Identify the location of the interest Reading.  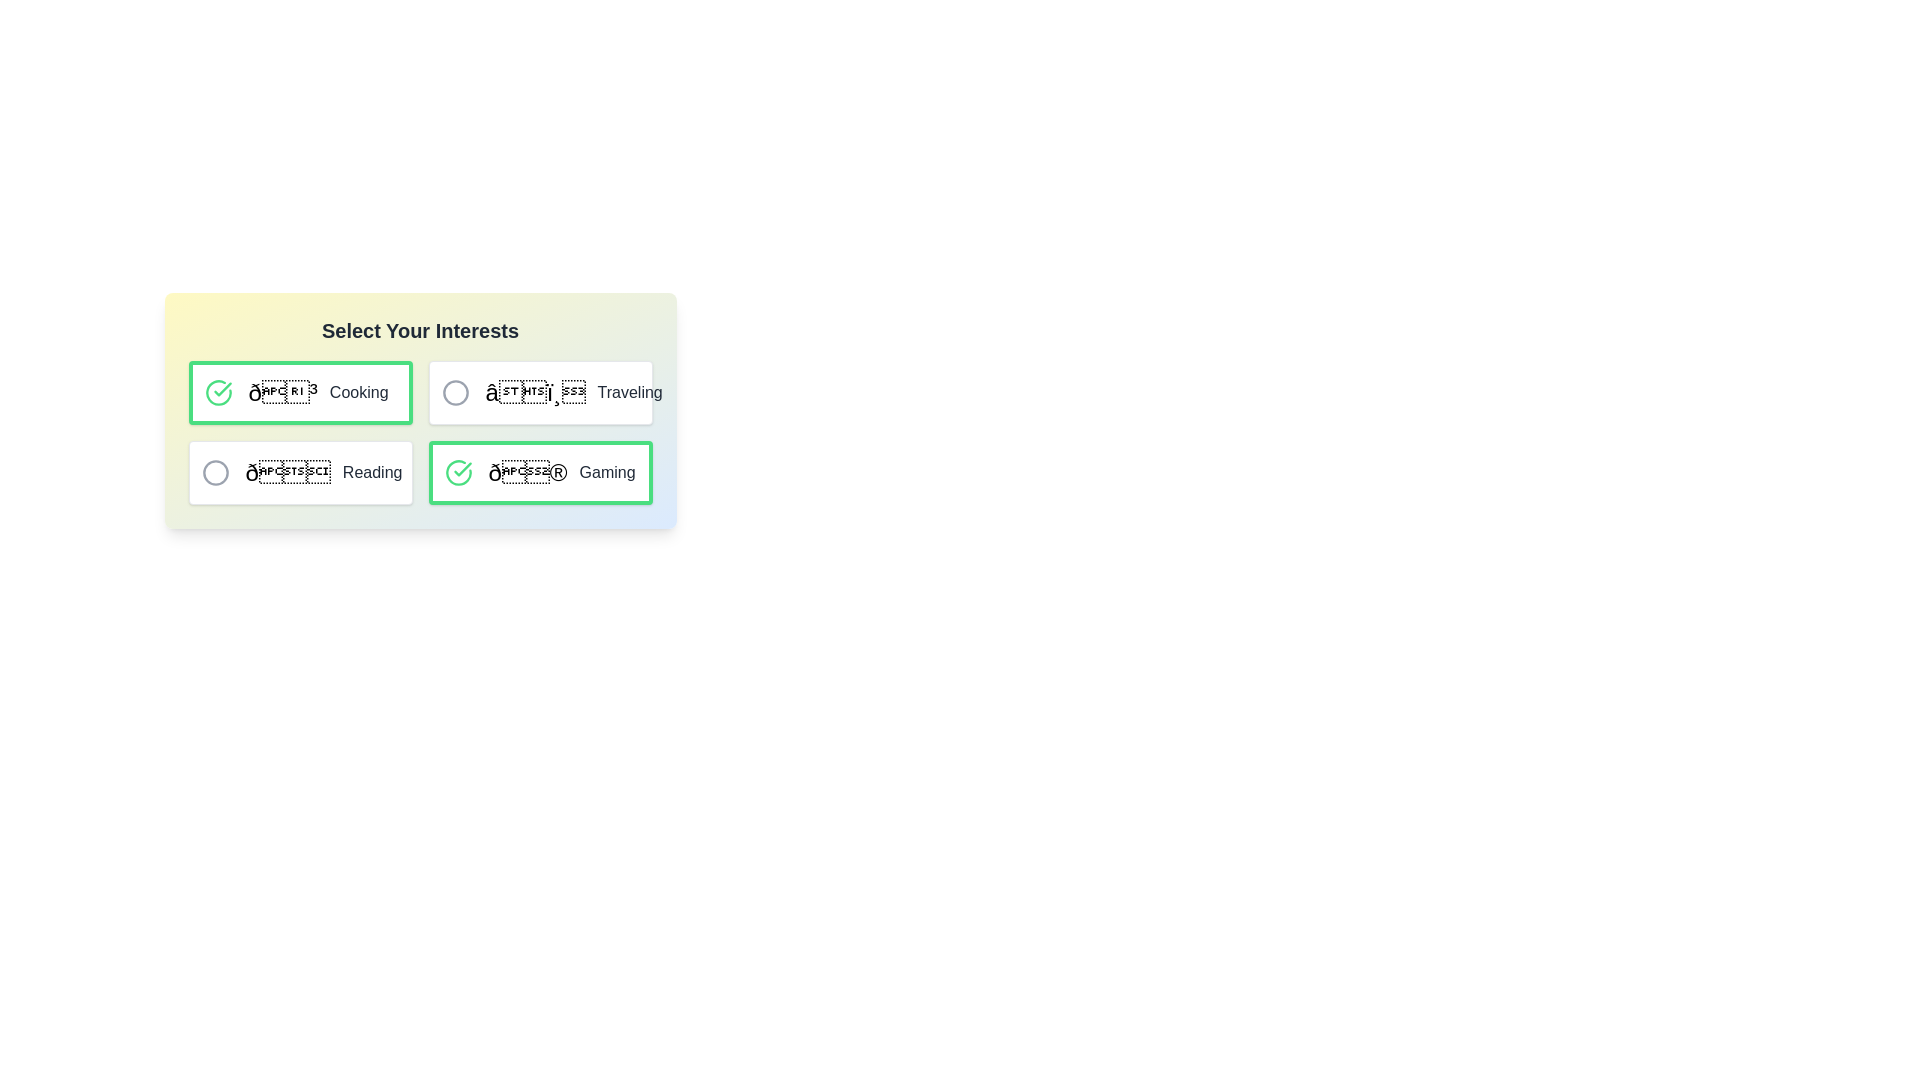
(215, 473).